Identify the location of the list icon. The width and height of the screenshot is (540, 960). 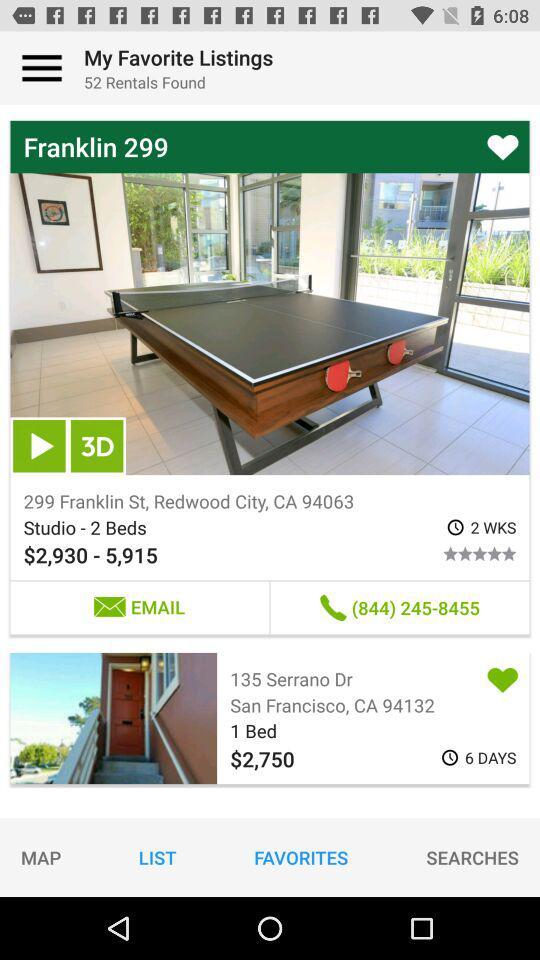
(156, 856).